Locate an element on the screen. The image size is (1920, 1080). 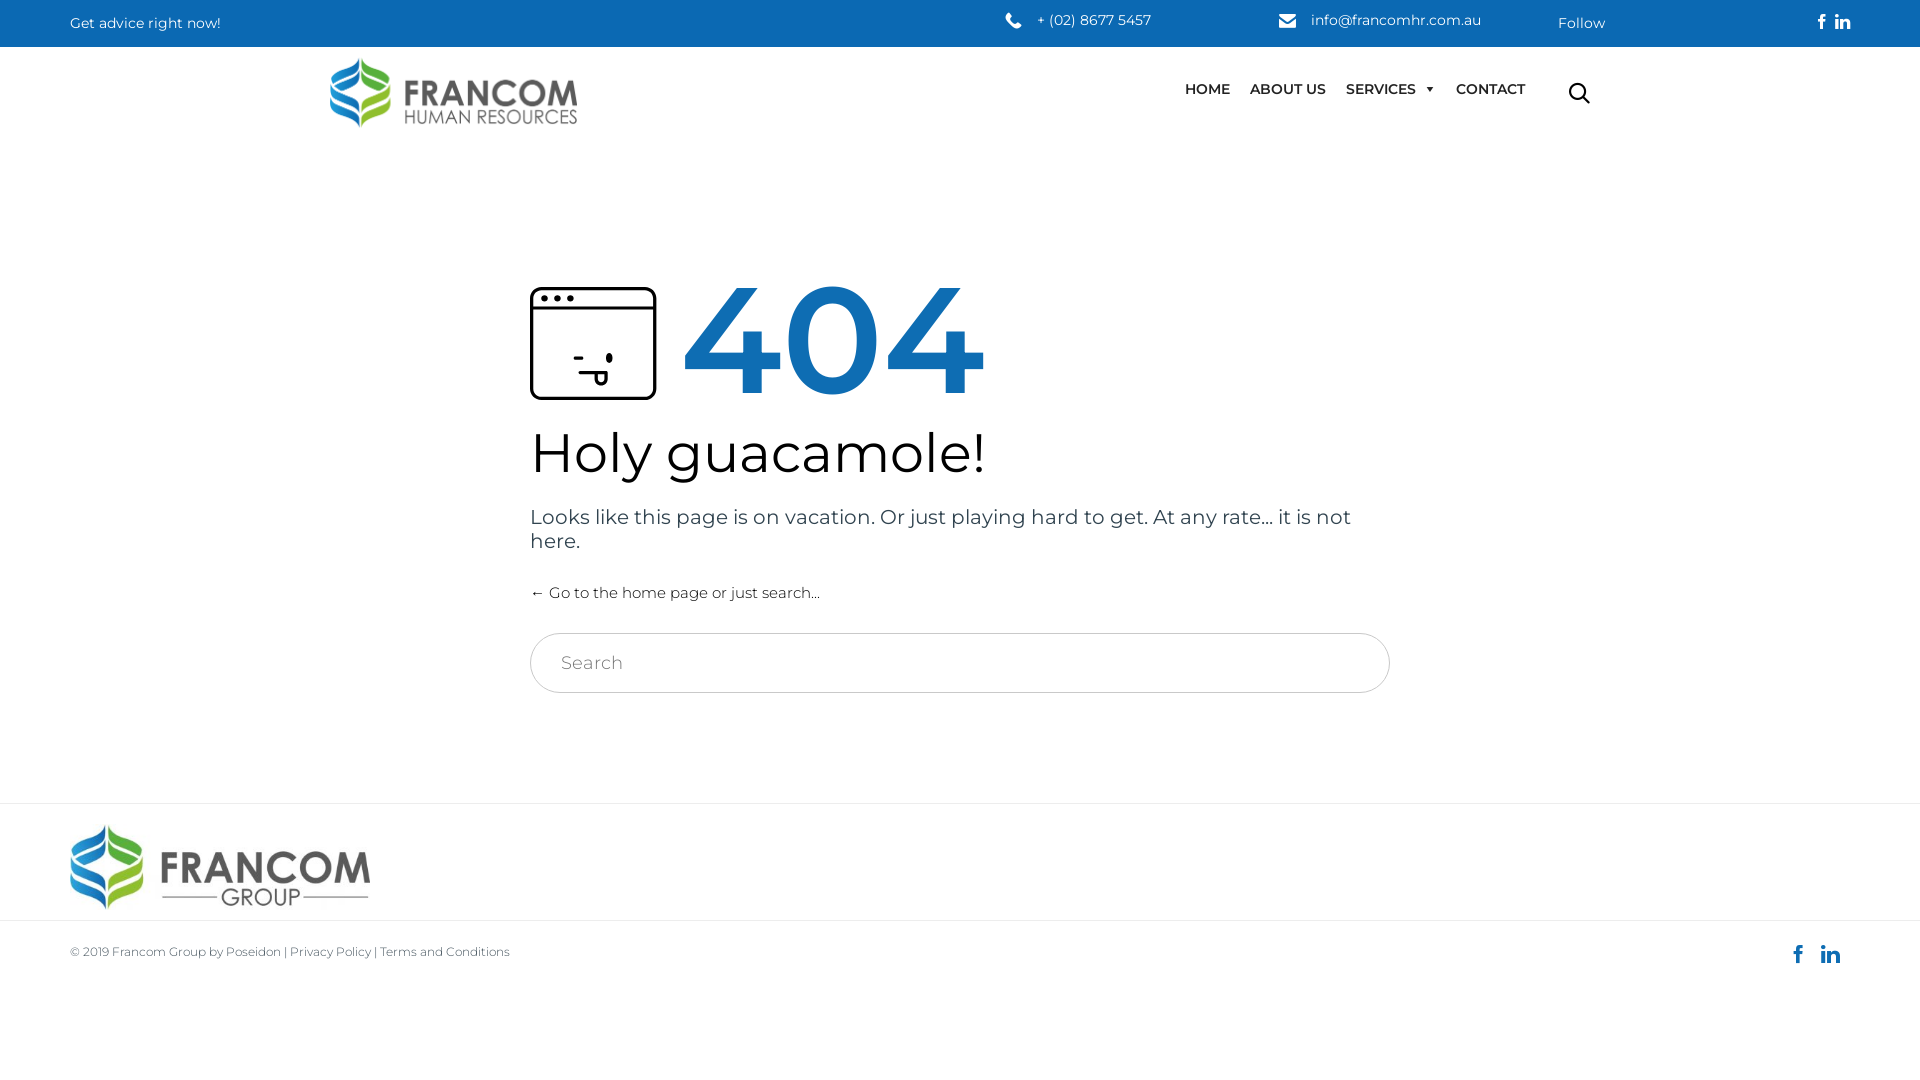
'Privacy Policy' is located at coordinates (330, 951).